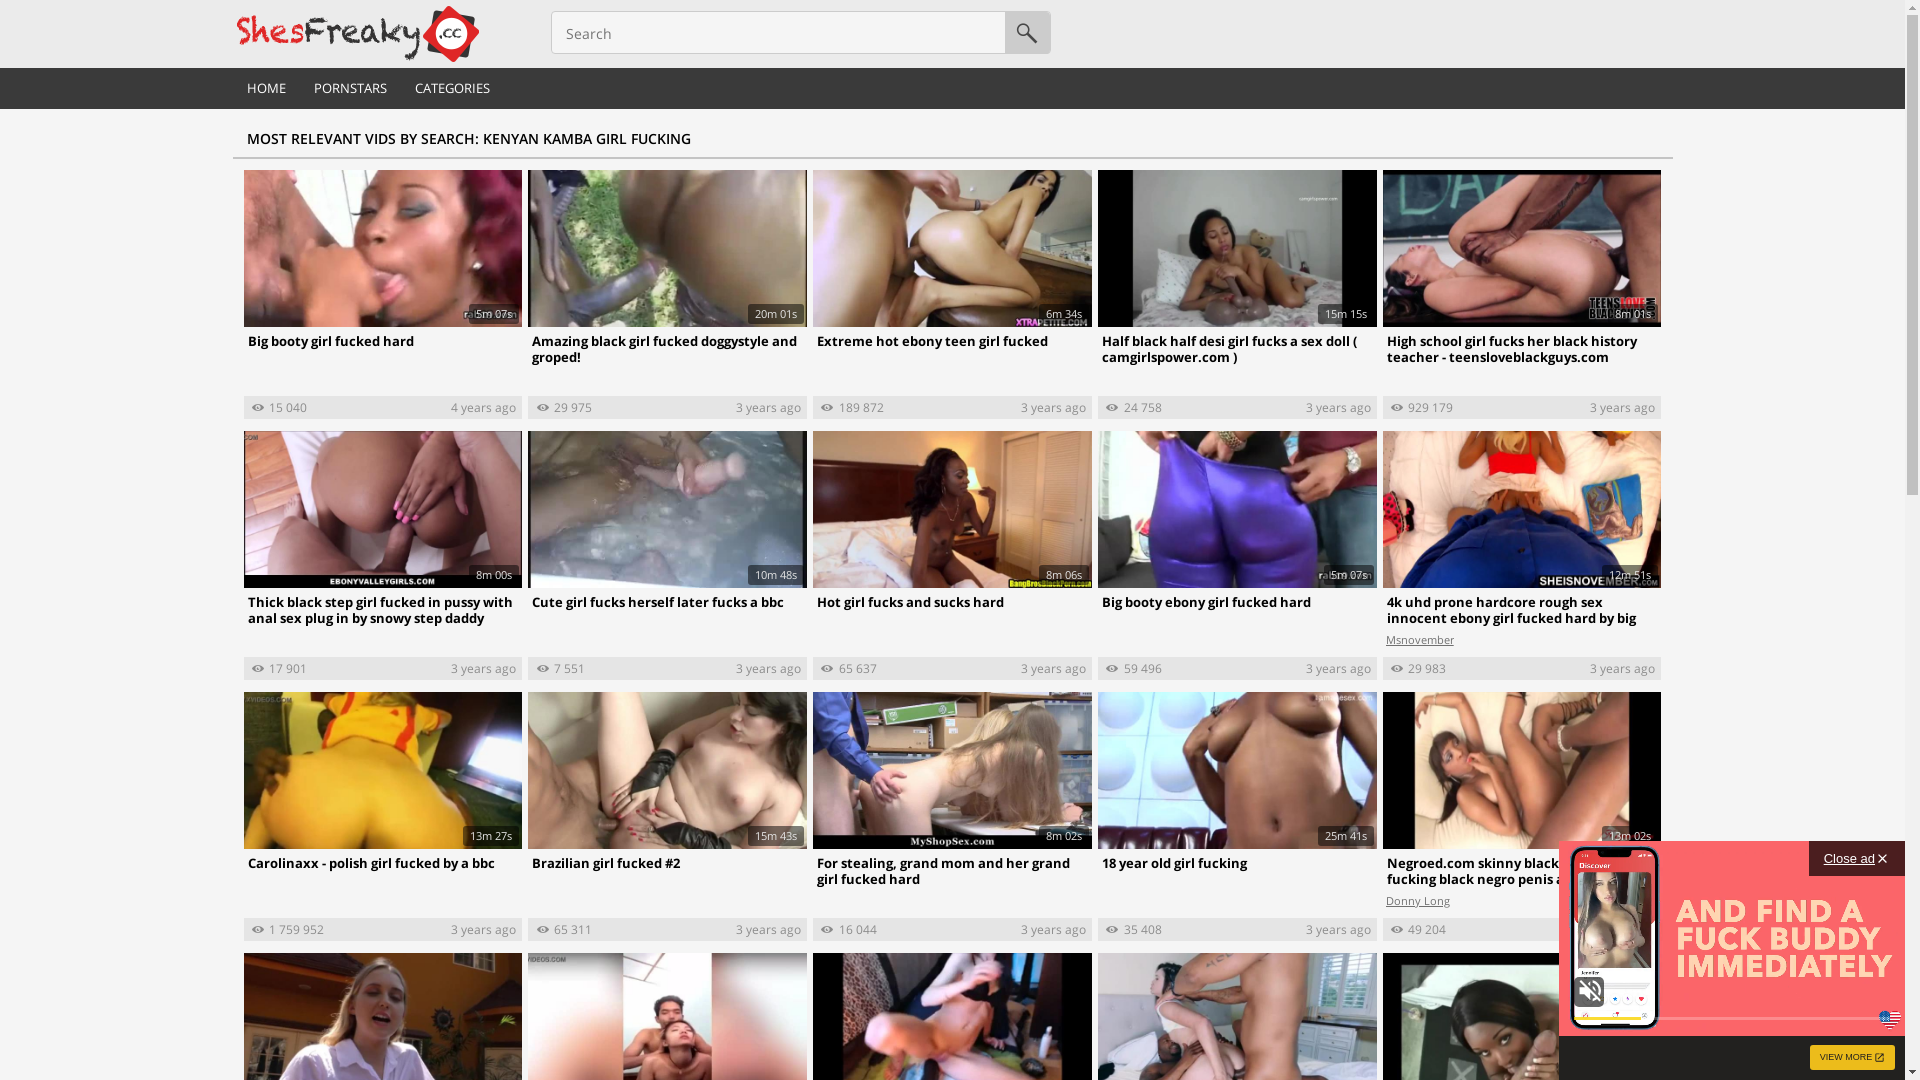 This screenshot has height=1080, width=1920. I want to click on 'HOME', so click(264, 87).